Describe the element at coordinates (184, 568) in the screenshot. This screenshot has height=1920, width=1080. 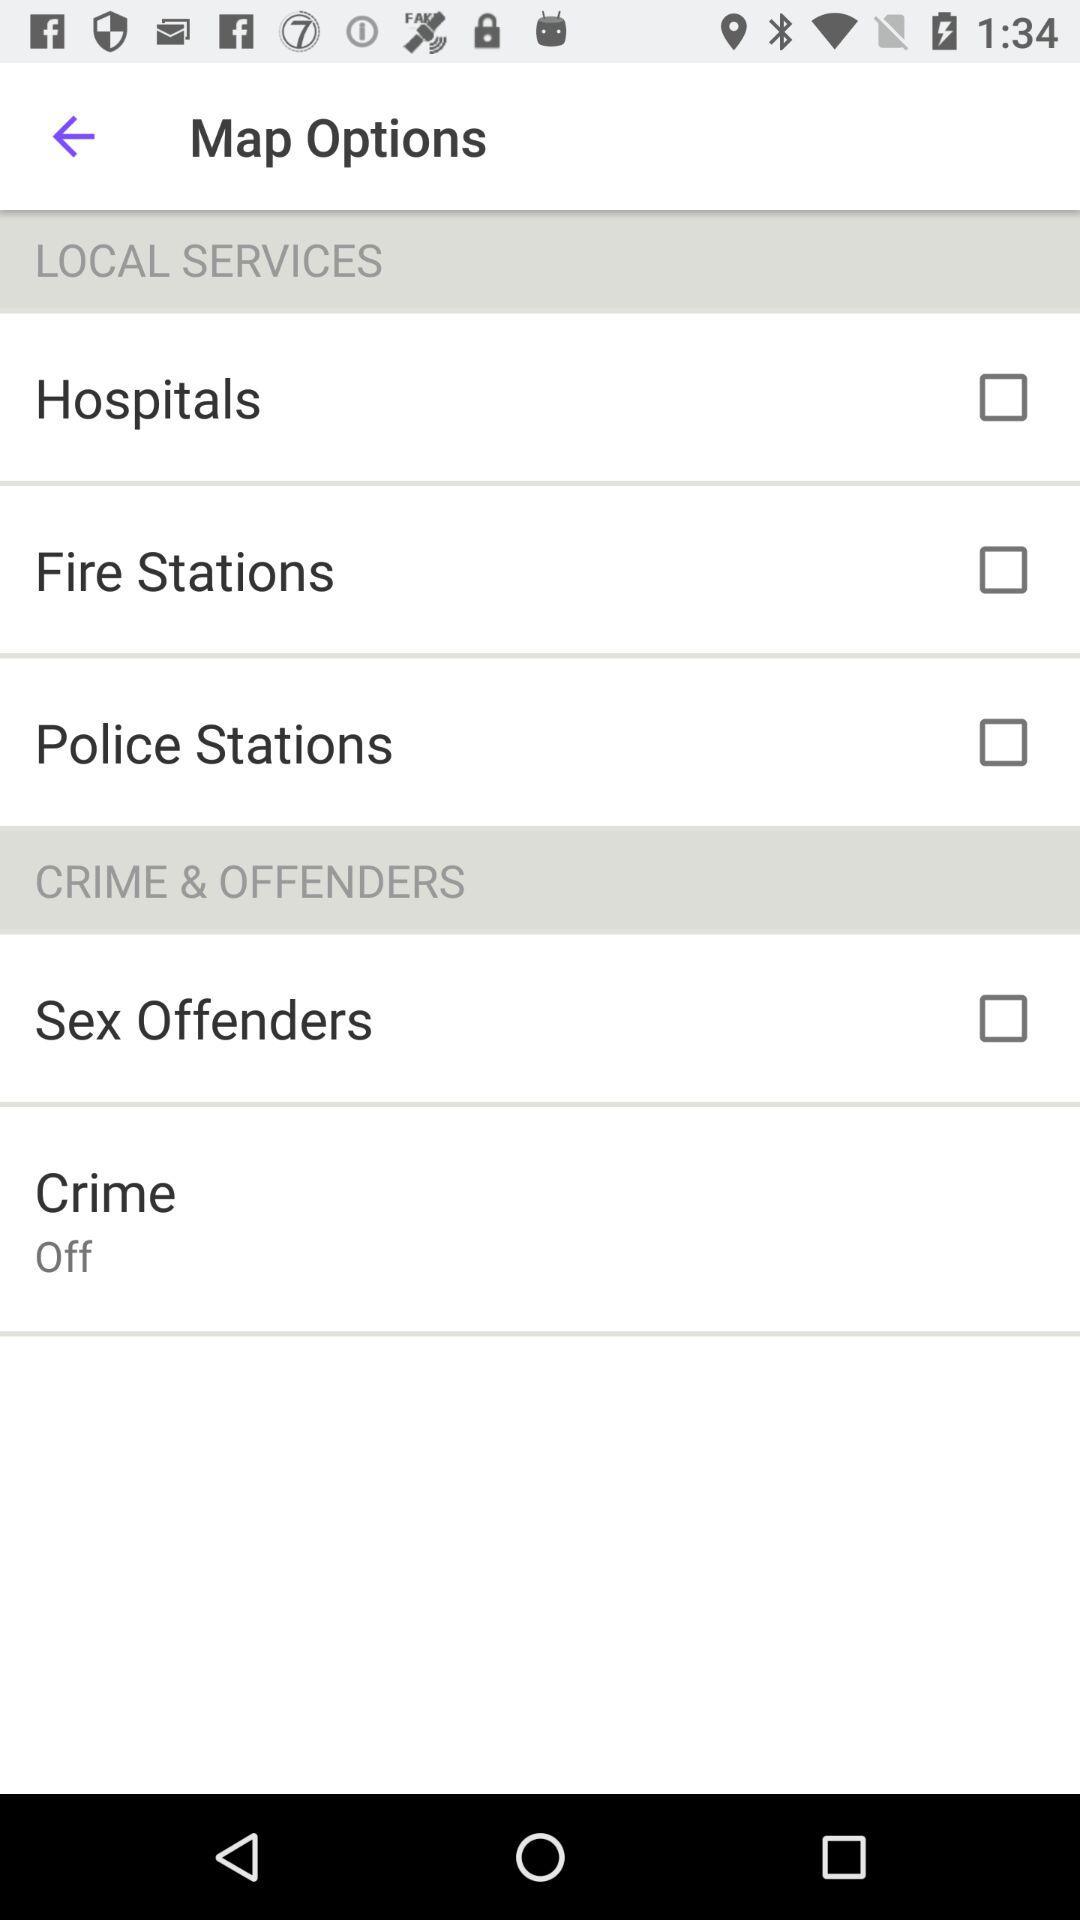
I see `fire stations item` at that location.